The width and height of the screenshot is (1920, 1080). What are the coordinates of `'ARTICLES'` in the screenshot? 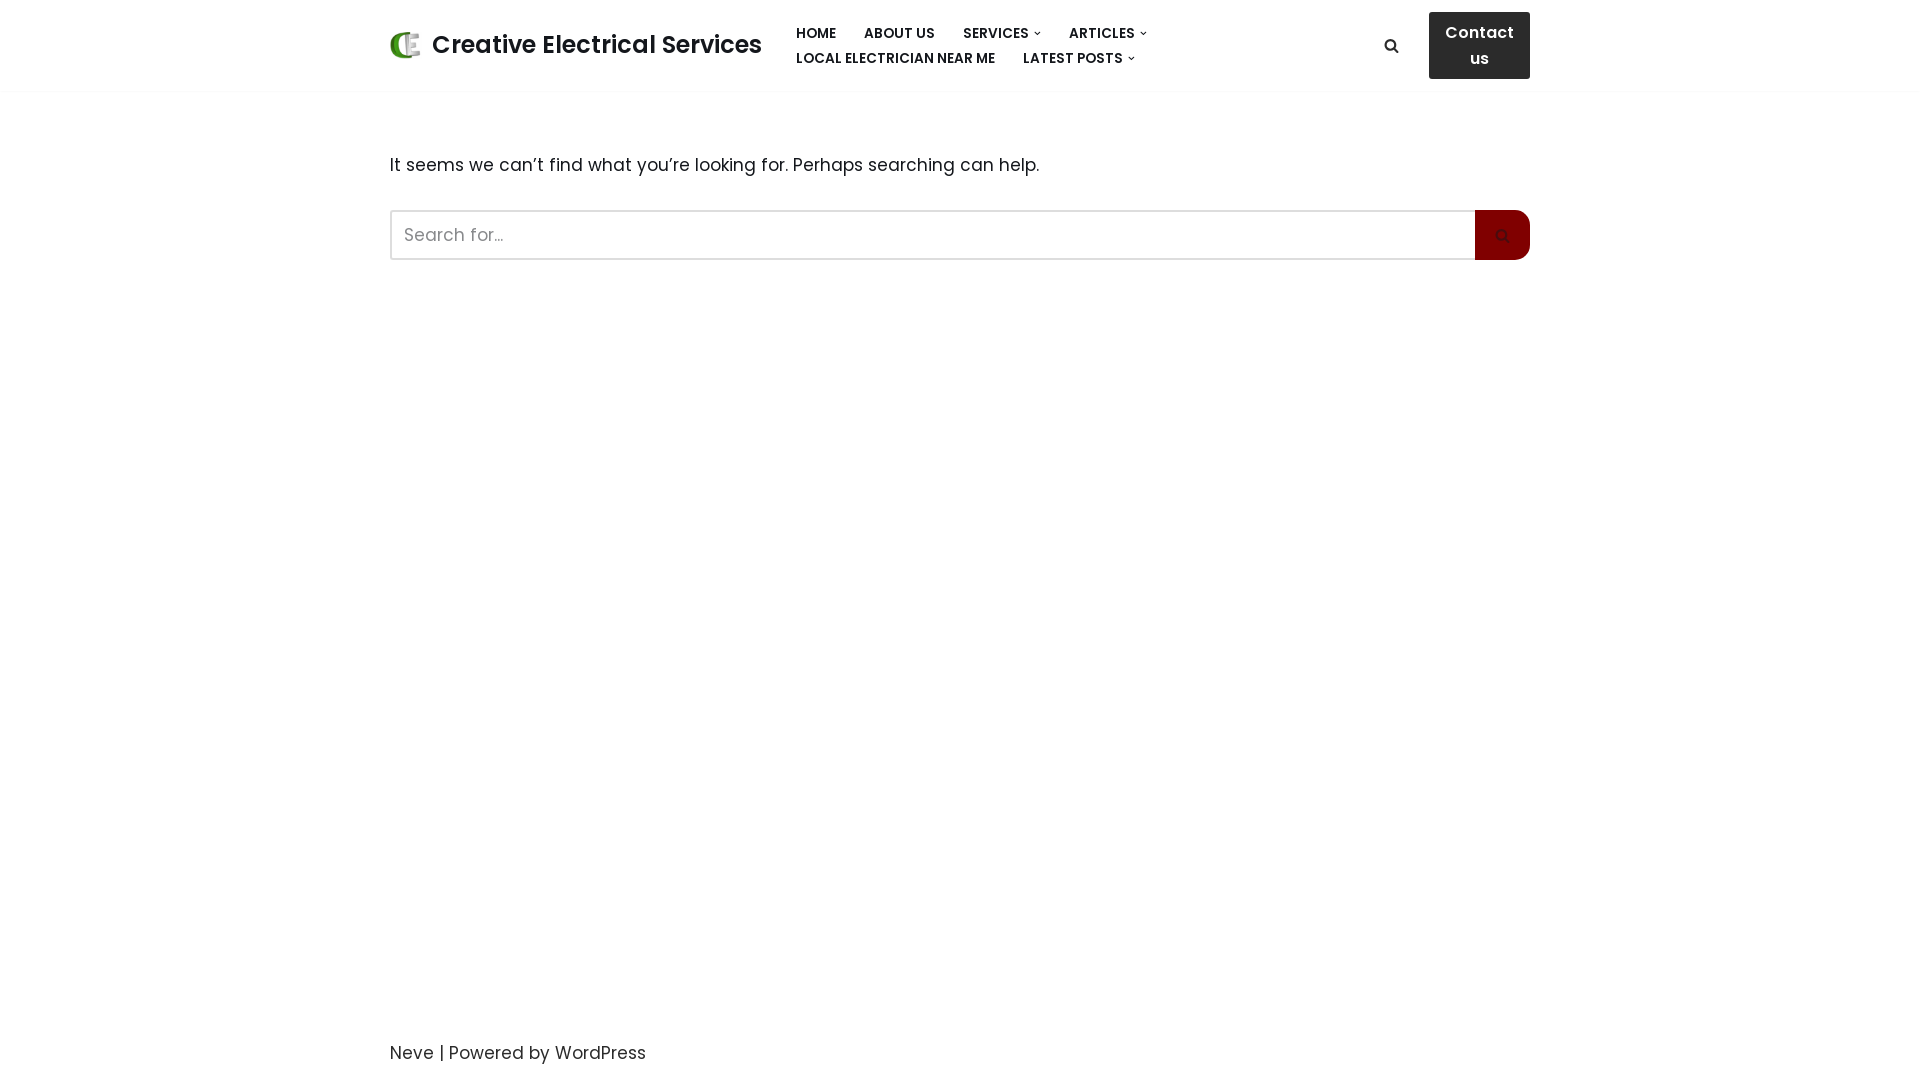 It's located at (1101, 33).